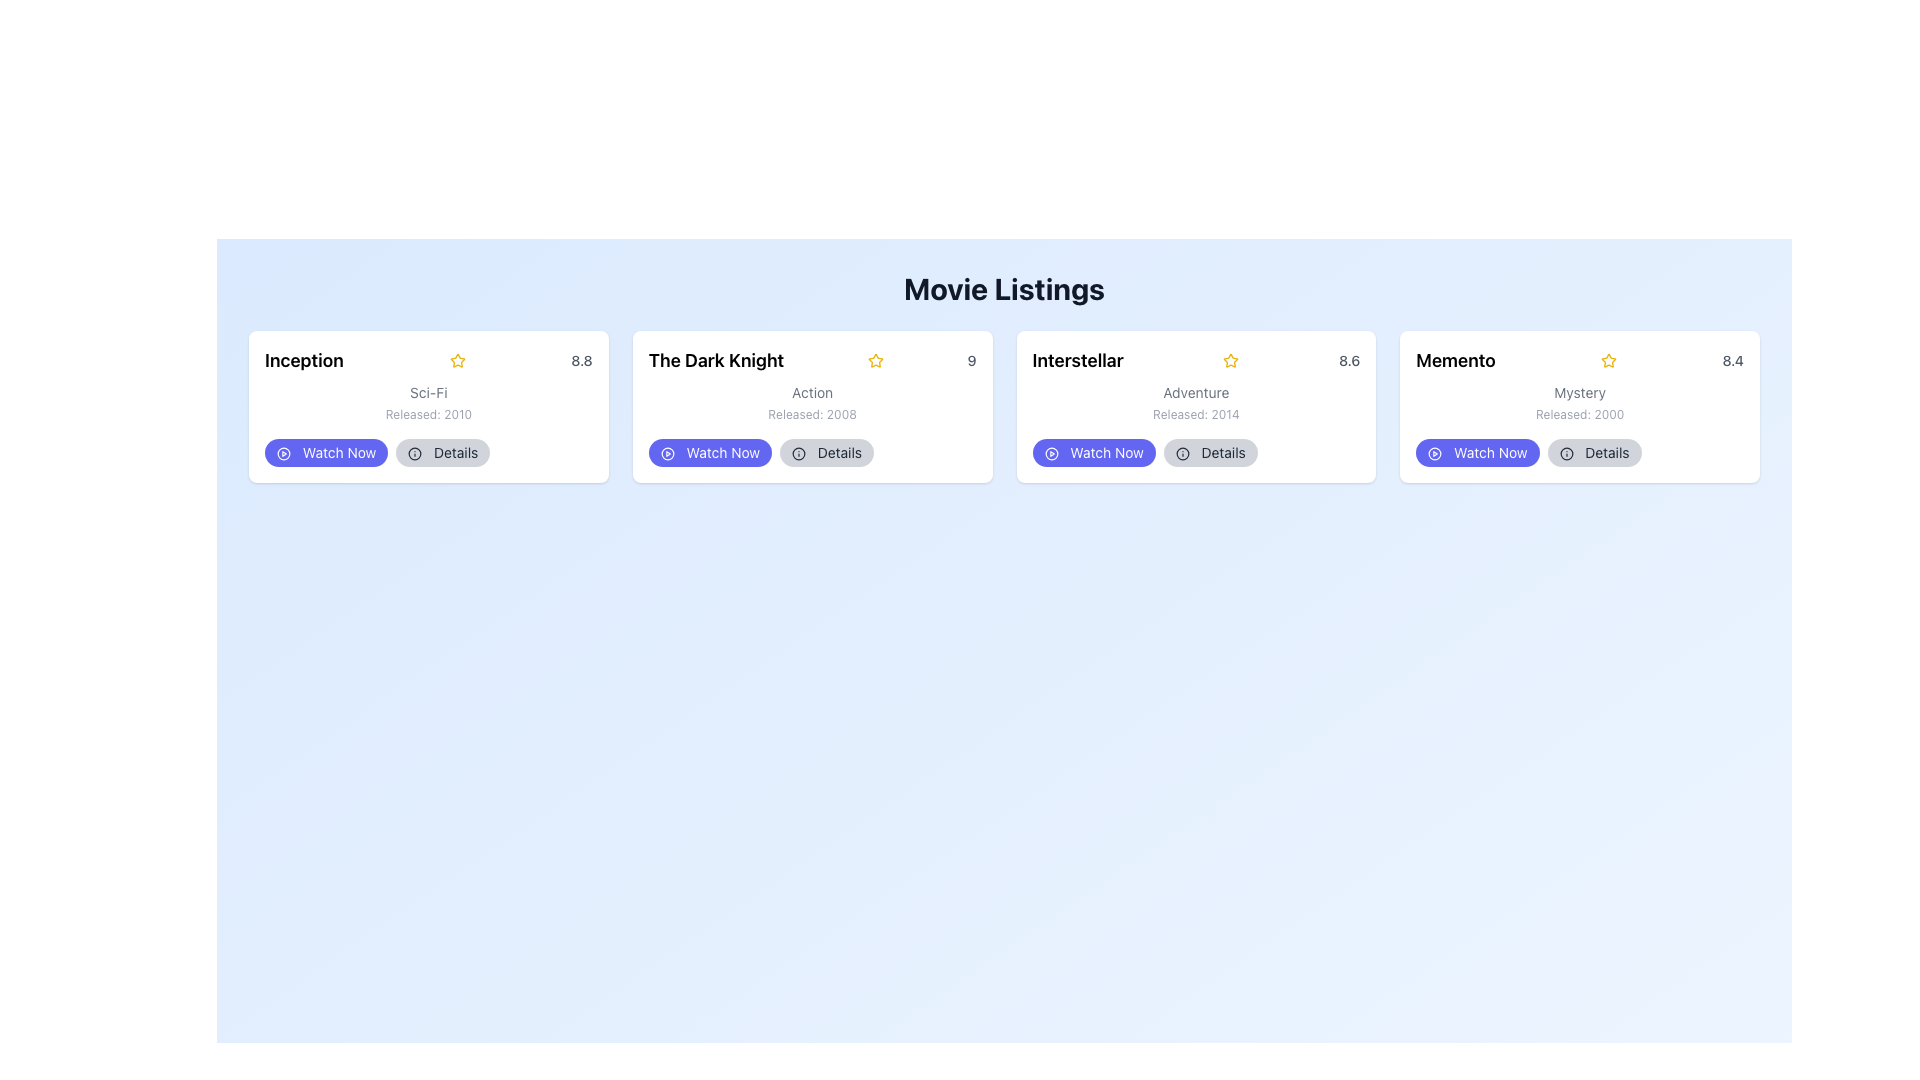 The height and width of the screenshot is (1080, 1920). Describe the element at coordinates (667, 454) in the screenshot. I see `the circle icon within the SVG graphic on the 'Watch Now' button for 'The Dark Knight' movie card to initiate playback` at that location.